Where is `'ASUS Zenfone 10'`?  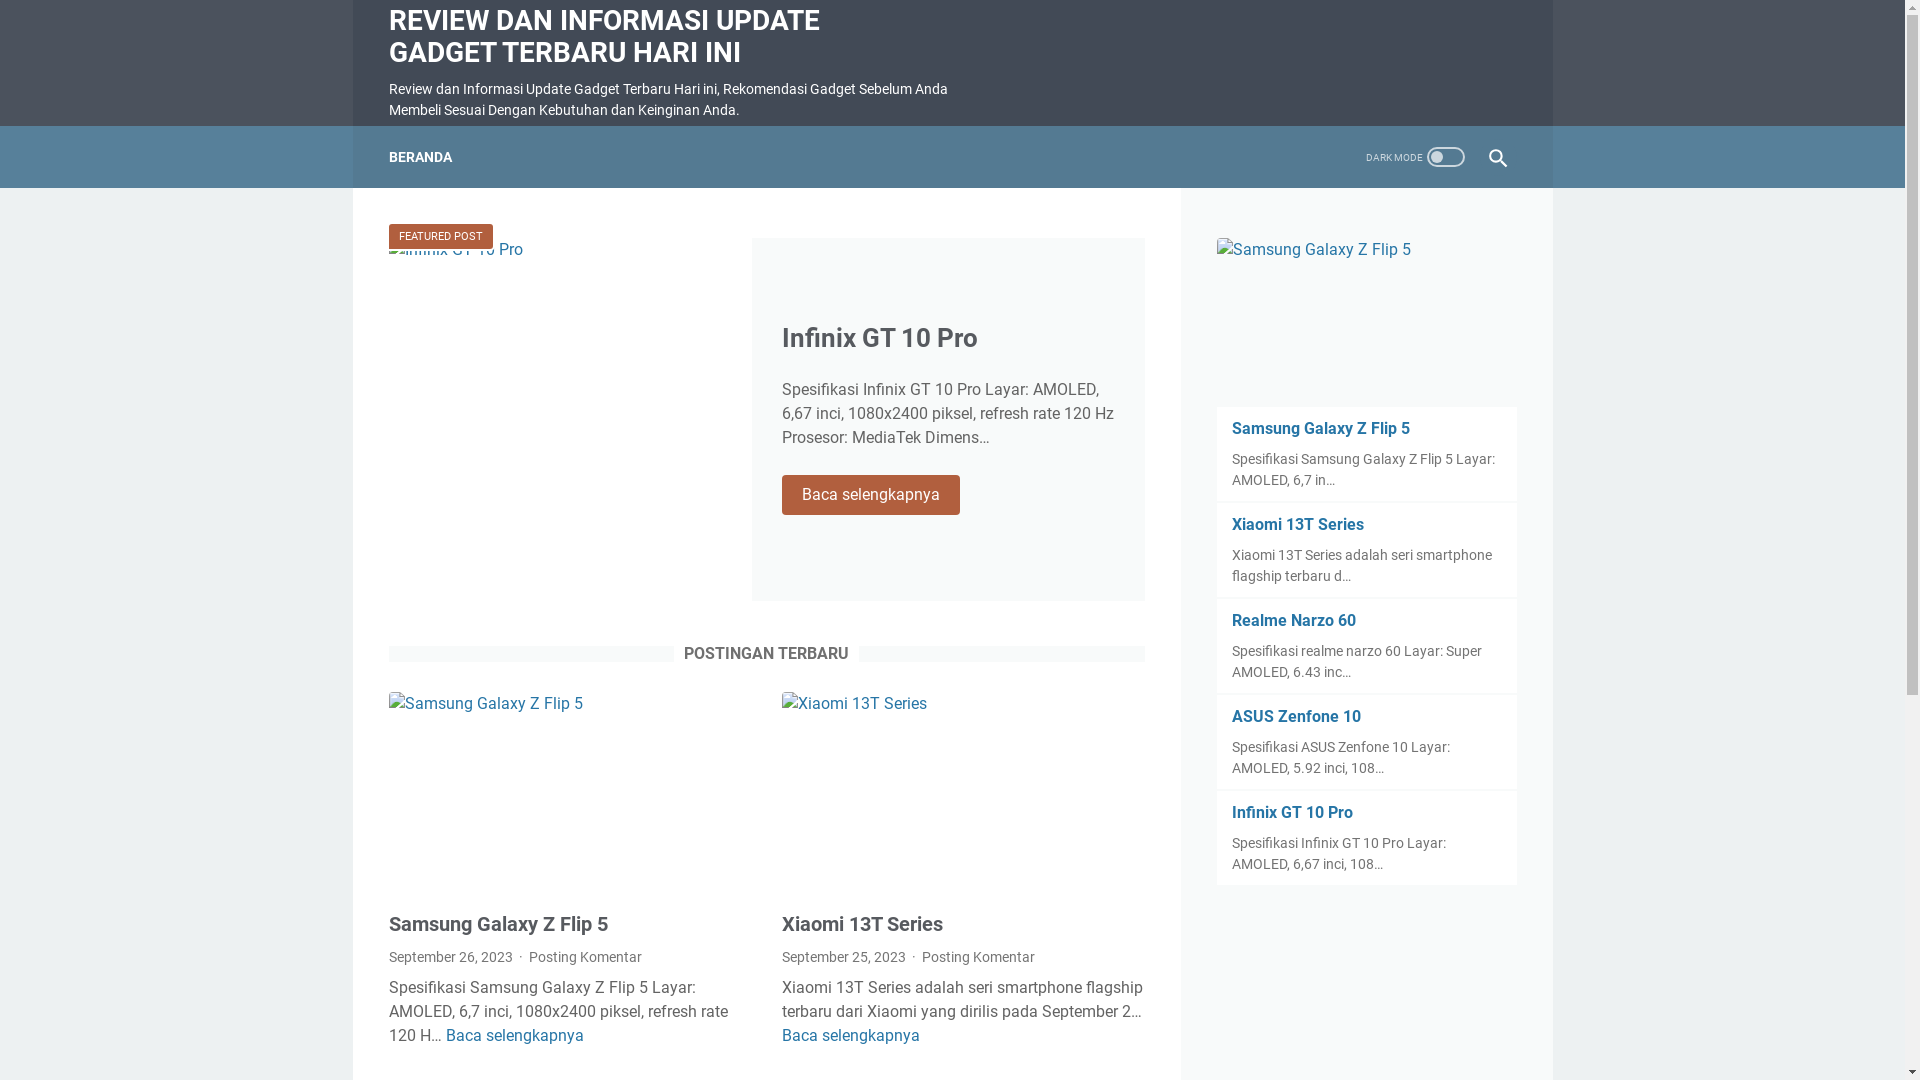 'ASUS Zenfone 10' is located at coordinates (1296, 715).